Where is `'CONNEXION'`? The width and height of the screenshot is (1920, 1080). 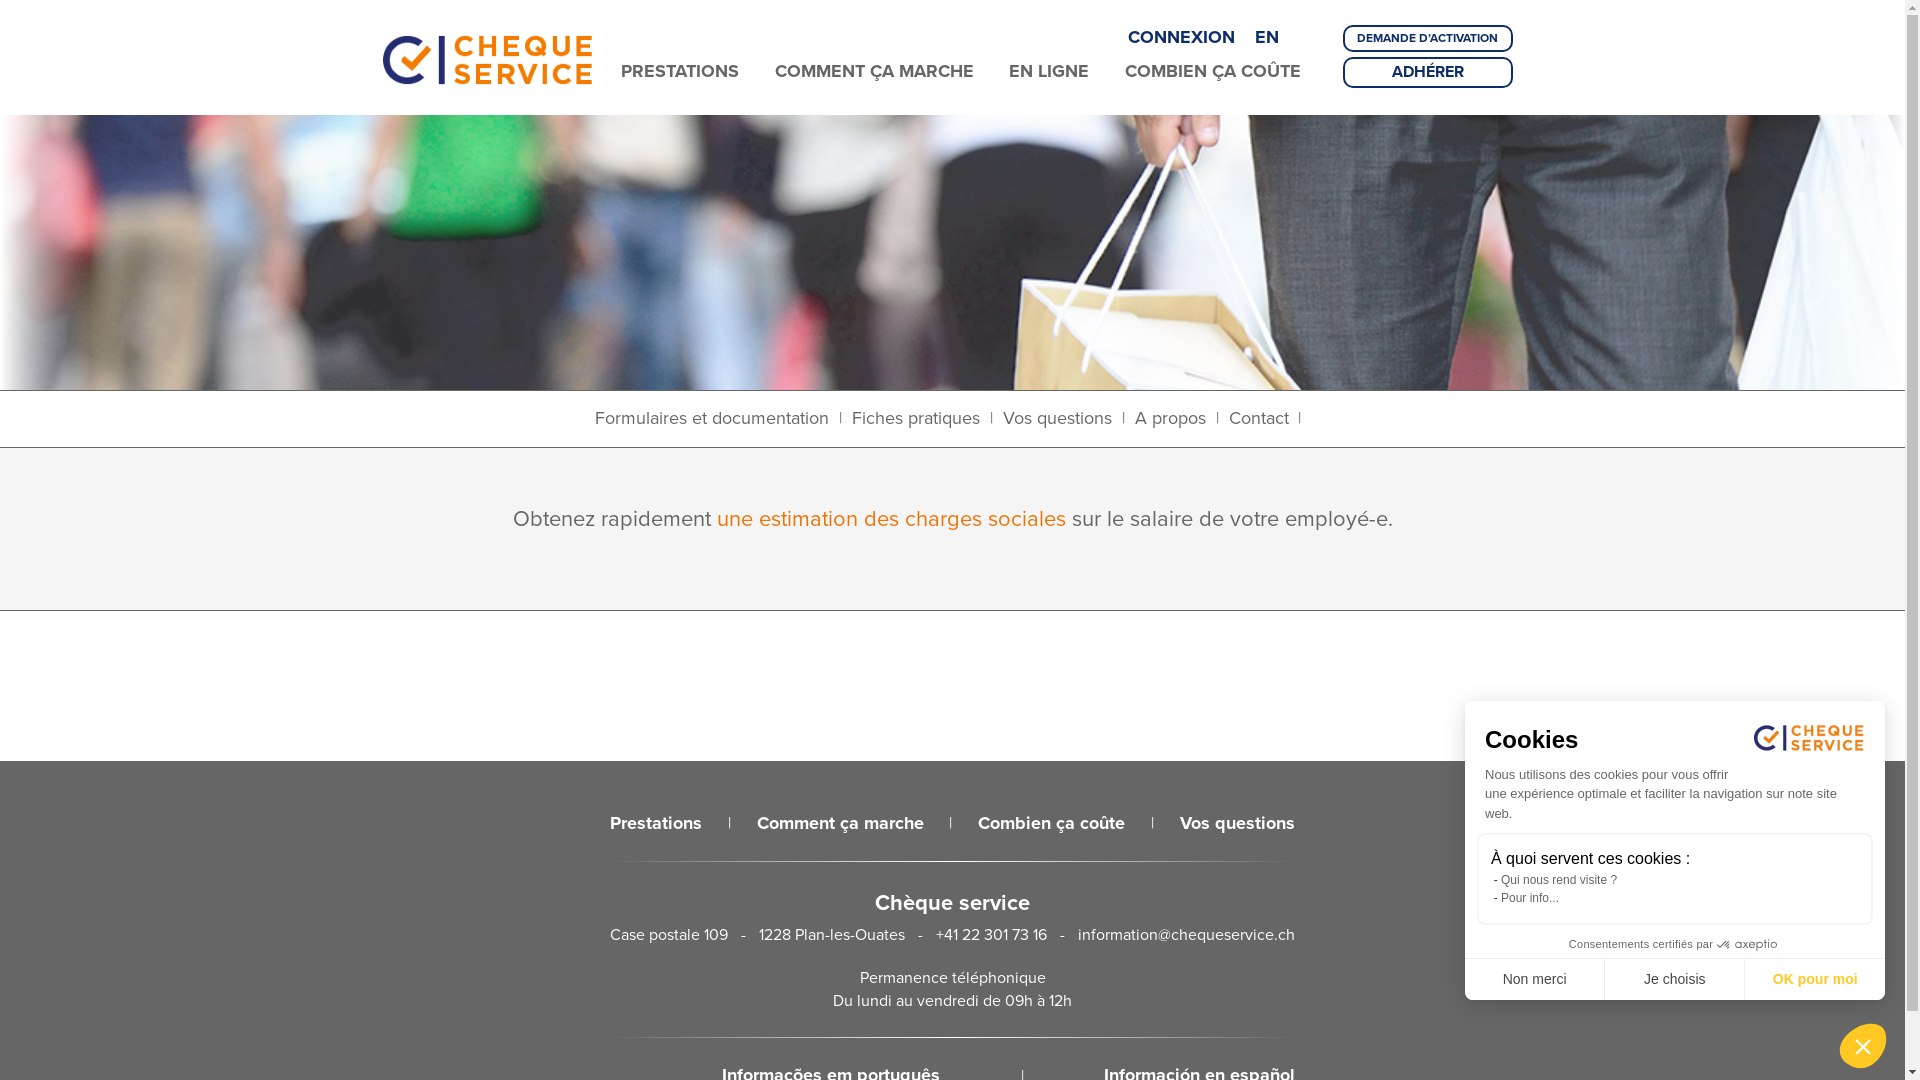
'CONNEXION' is located at coordinates (1128, 37).